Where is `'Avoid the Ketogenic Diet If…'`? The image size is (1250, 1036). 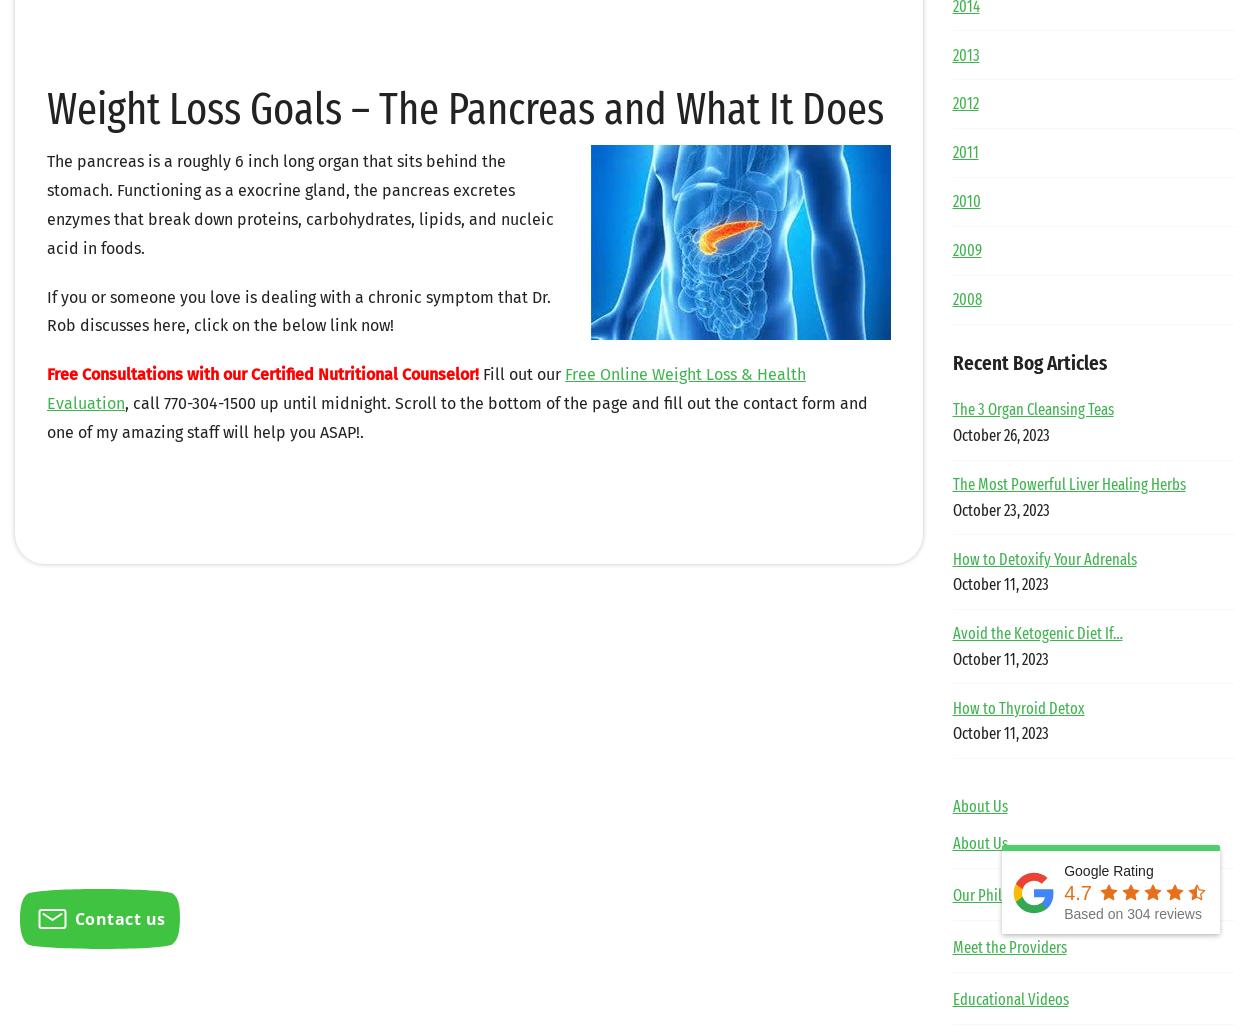
'Avoid the Ketogenic Diet If…' is located at coordinates (1037, 632).